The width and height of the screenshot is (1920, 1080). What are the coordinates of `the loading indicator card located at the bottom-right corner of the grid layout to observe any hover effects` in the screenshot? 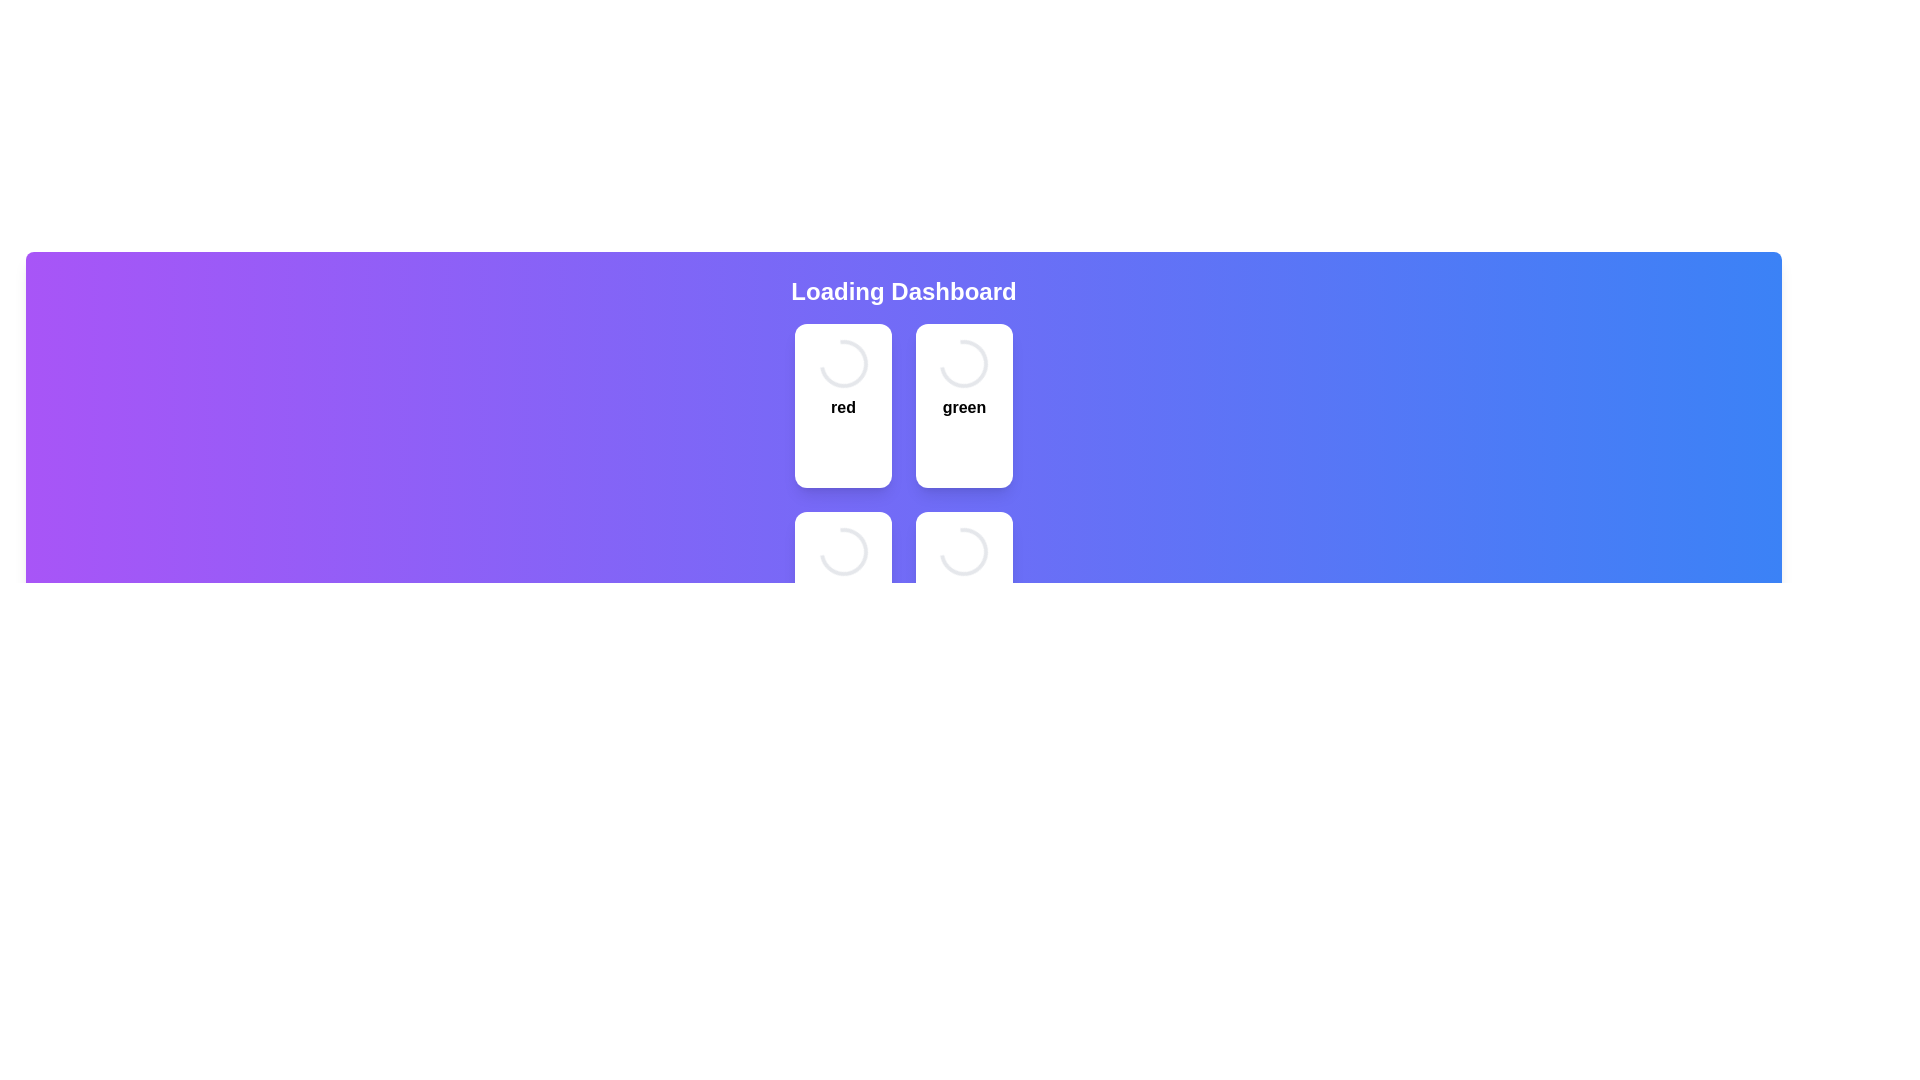 It's located at (964, 593).